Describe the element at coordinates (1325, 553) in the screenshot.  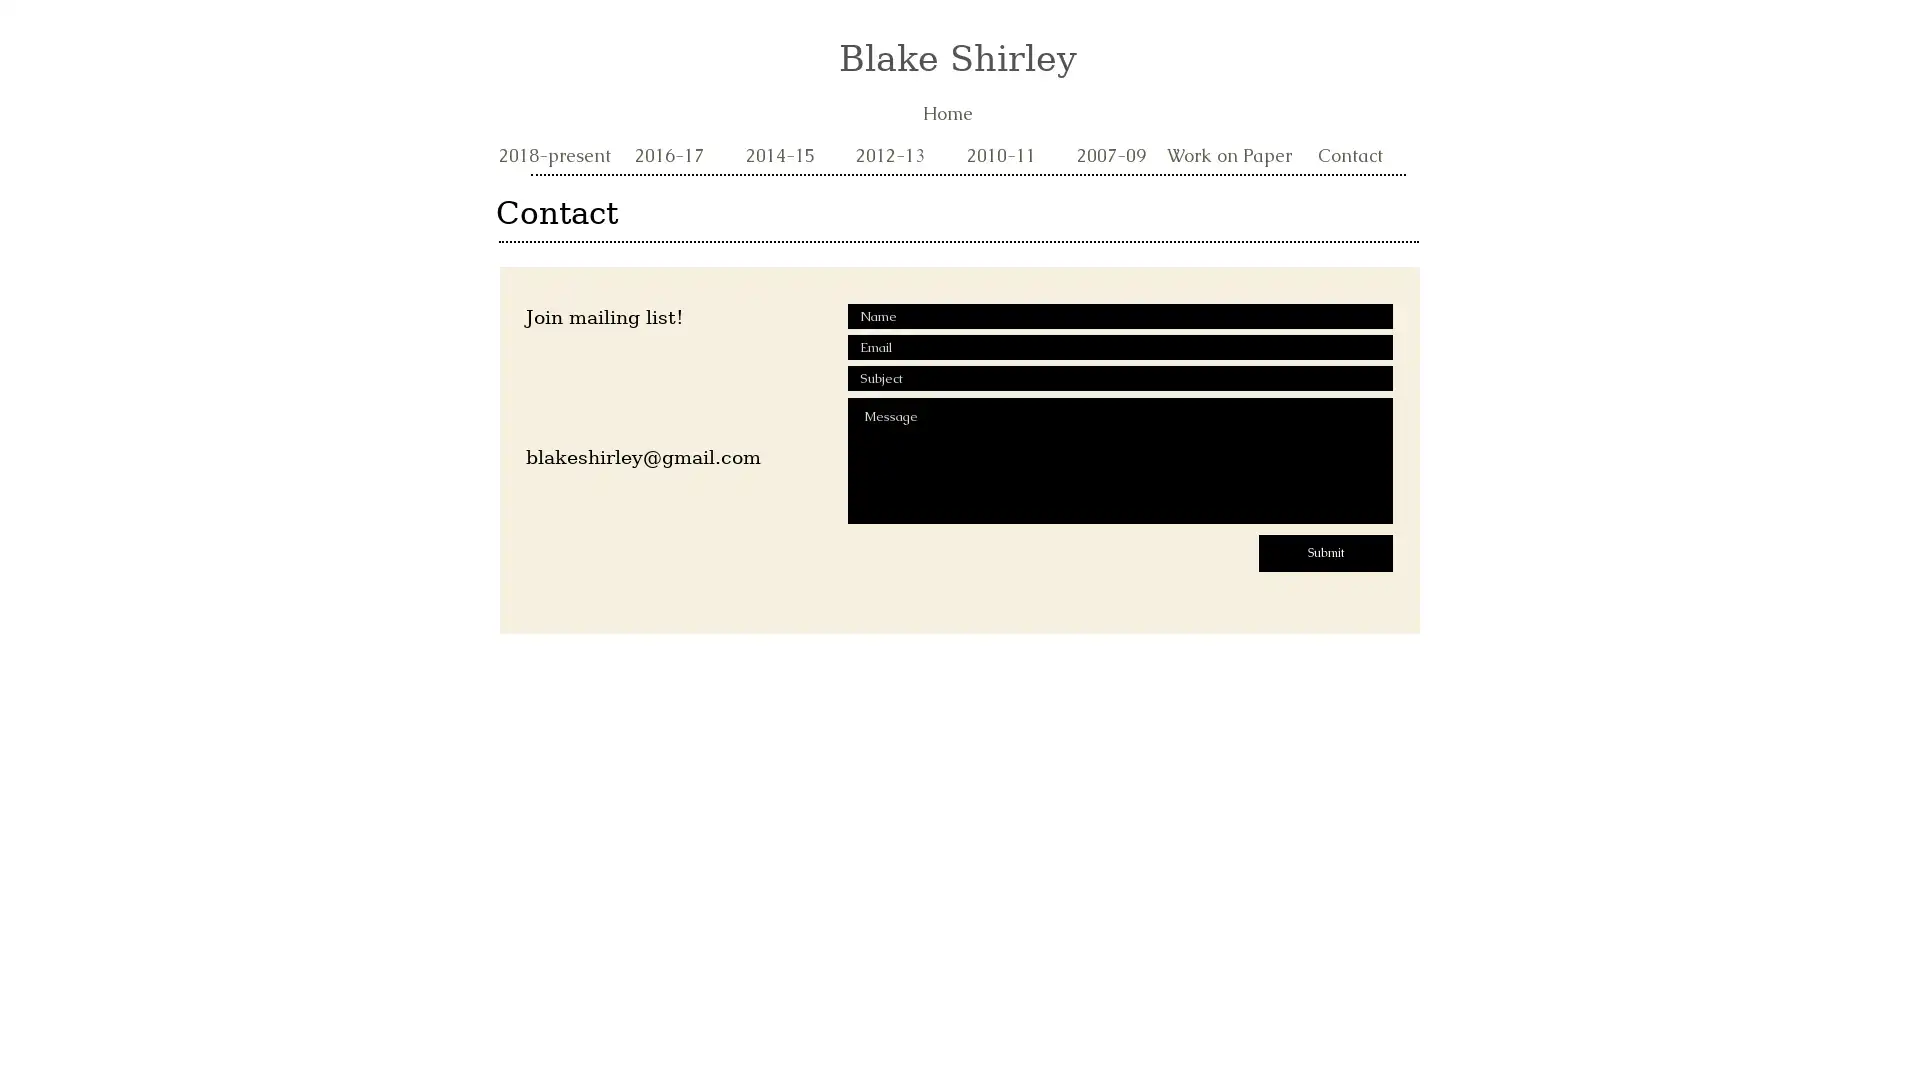
I see `Submit` at that location.